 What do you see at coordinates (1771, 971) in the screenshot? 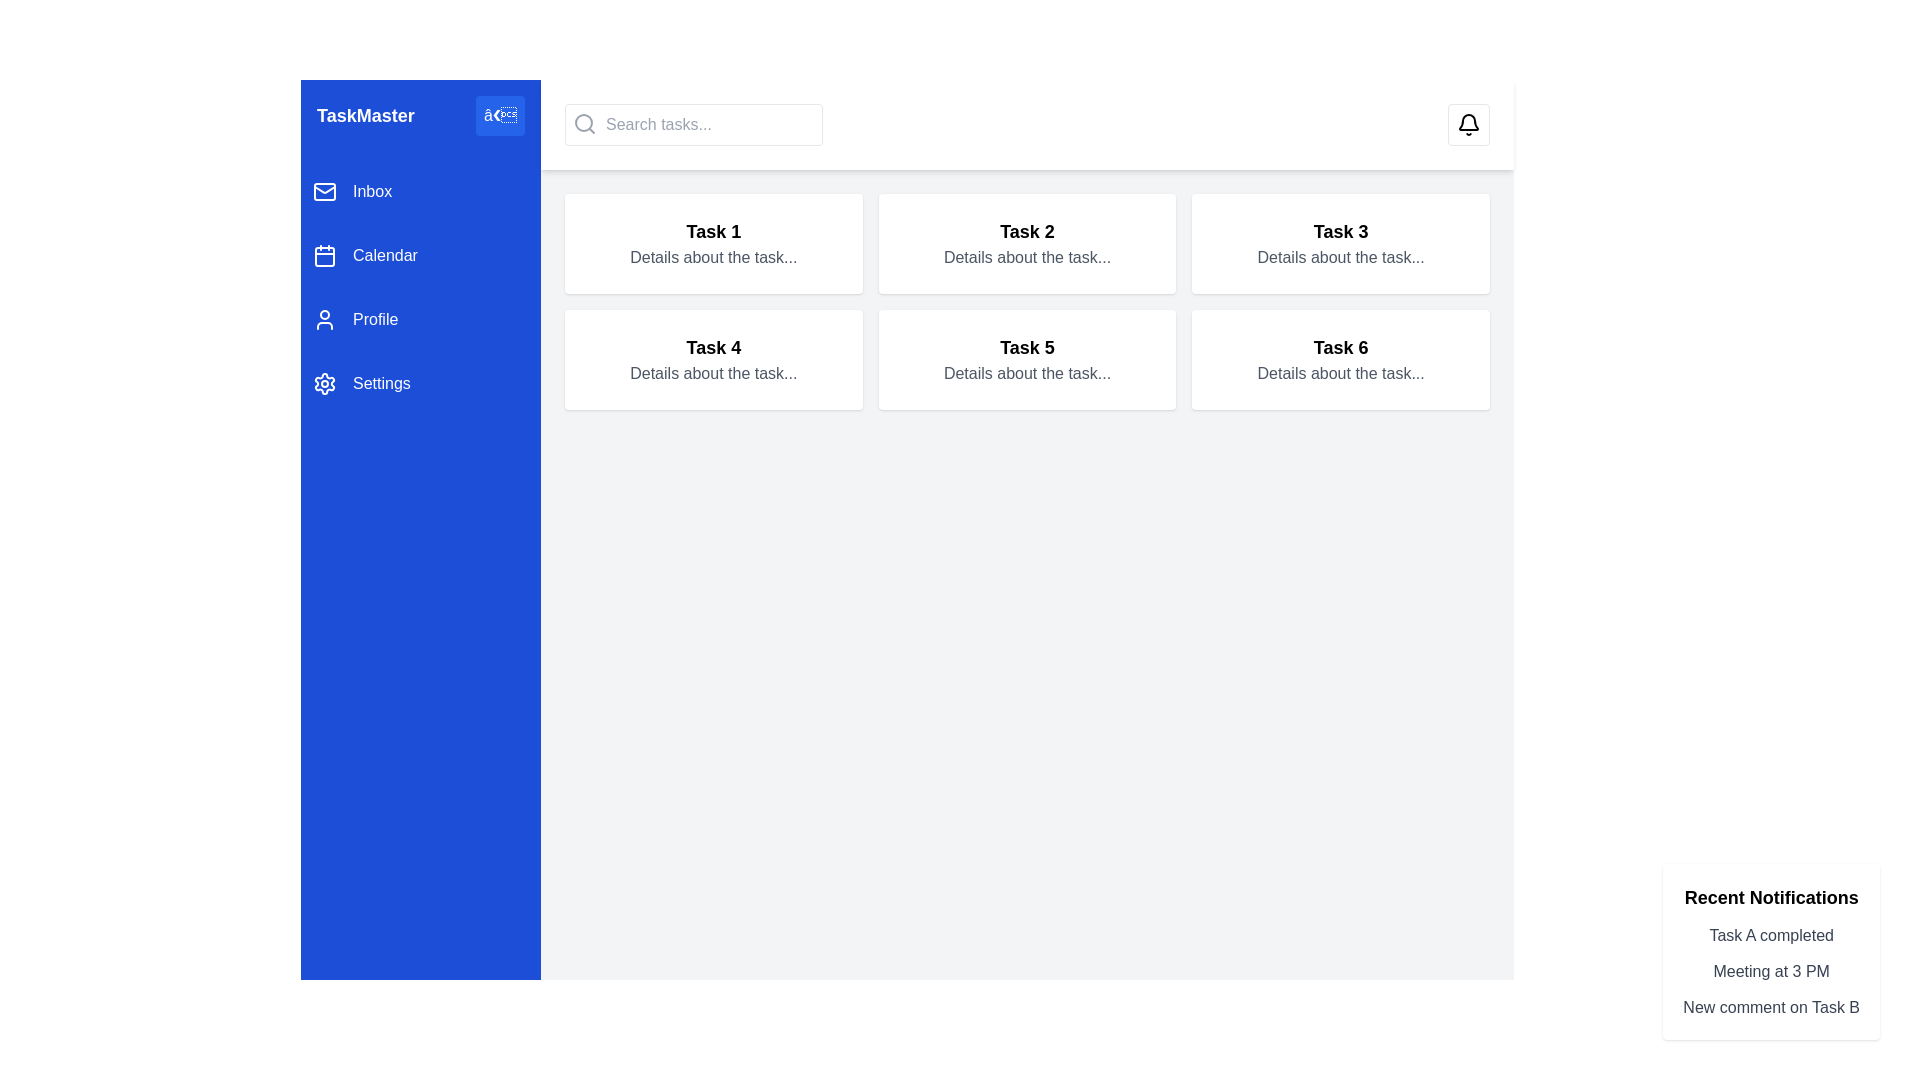
I see `the Text display area that shows recent notifications, including messages like 'Task A completed,' 'Meeting at 3 PM,' and 'New comment on Task B.'` at bounding box center [1771, 971].